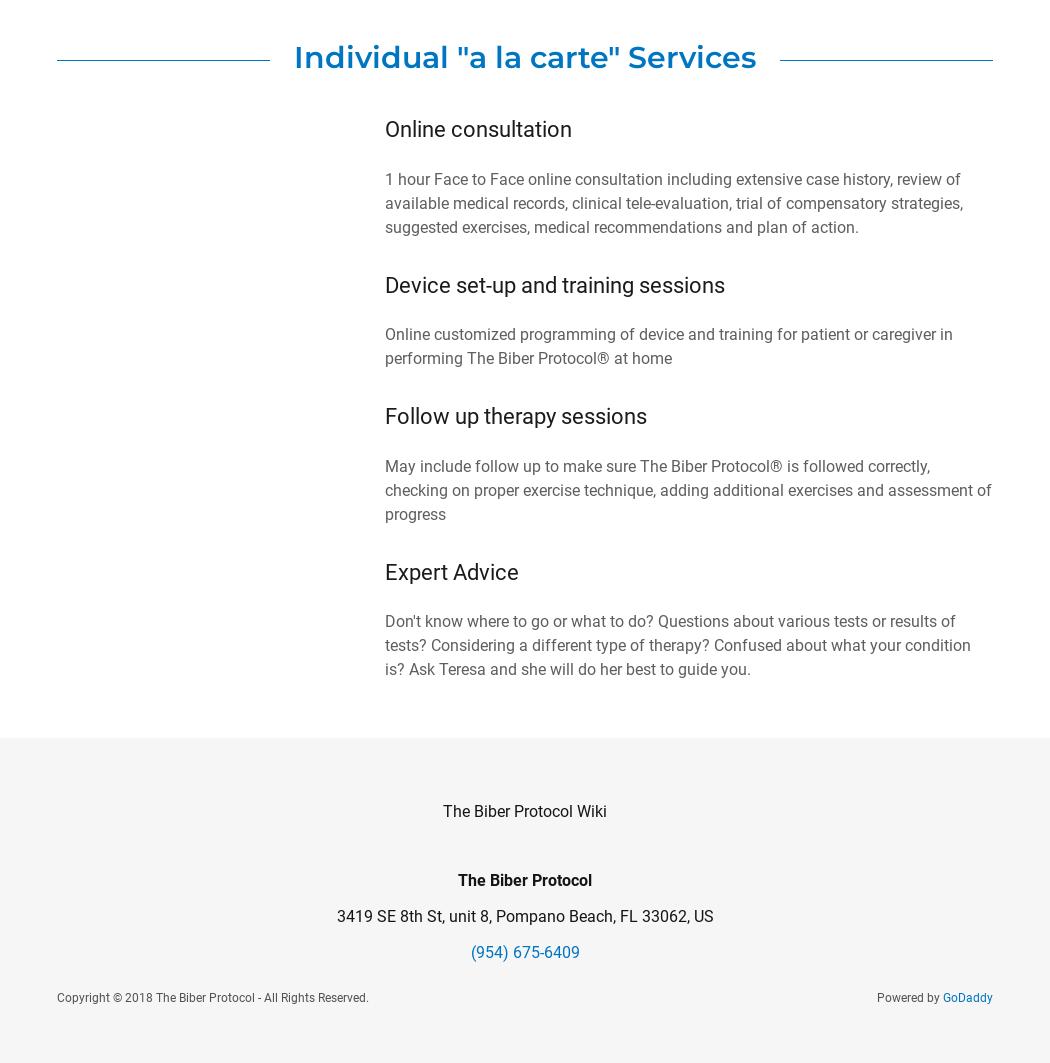  Describe the element at coordinates (555, 284) in the screenshot. I see `'Device set-up and training sessions'` at that location.